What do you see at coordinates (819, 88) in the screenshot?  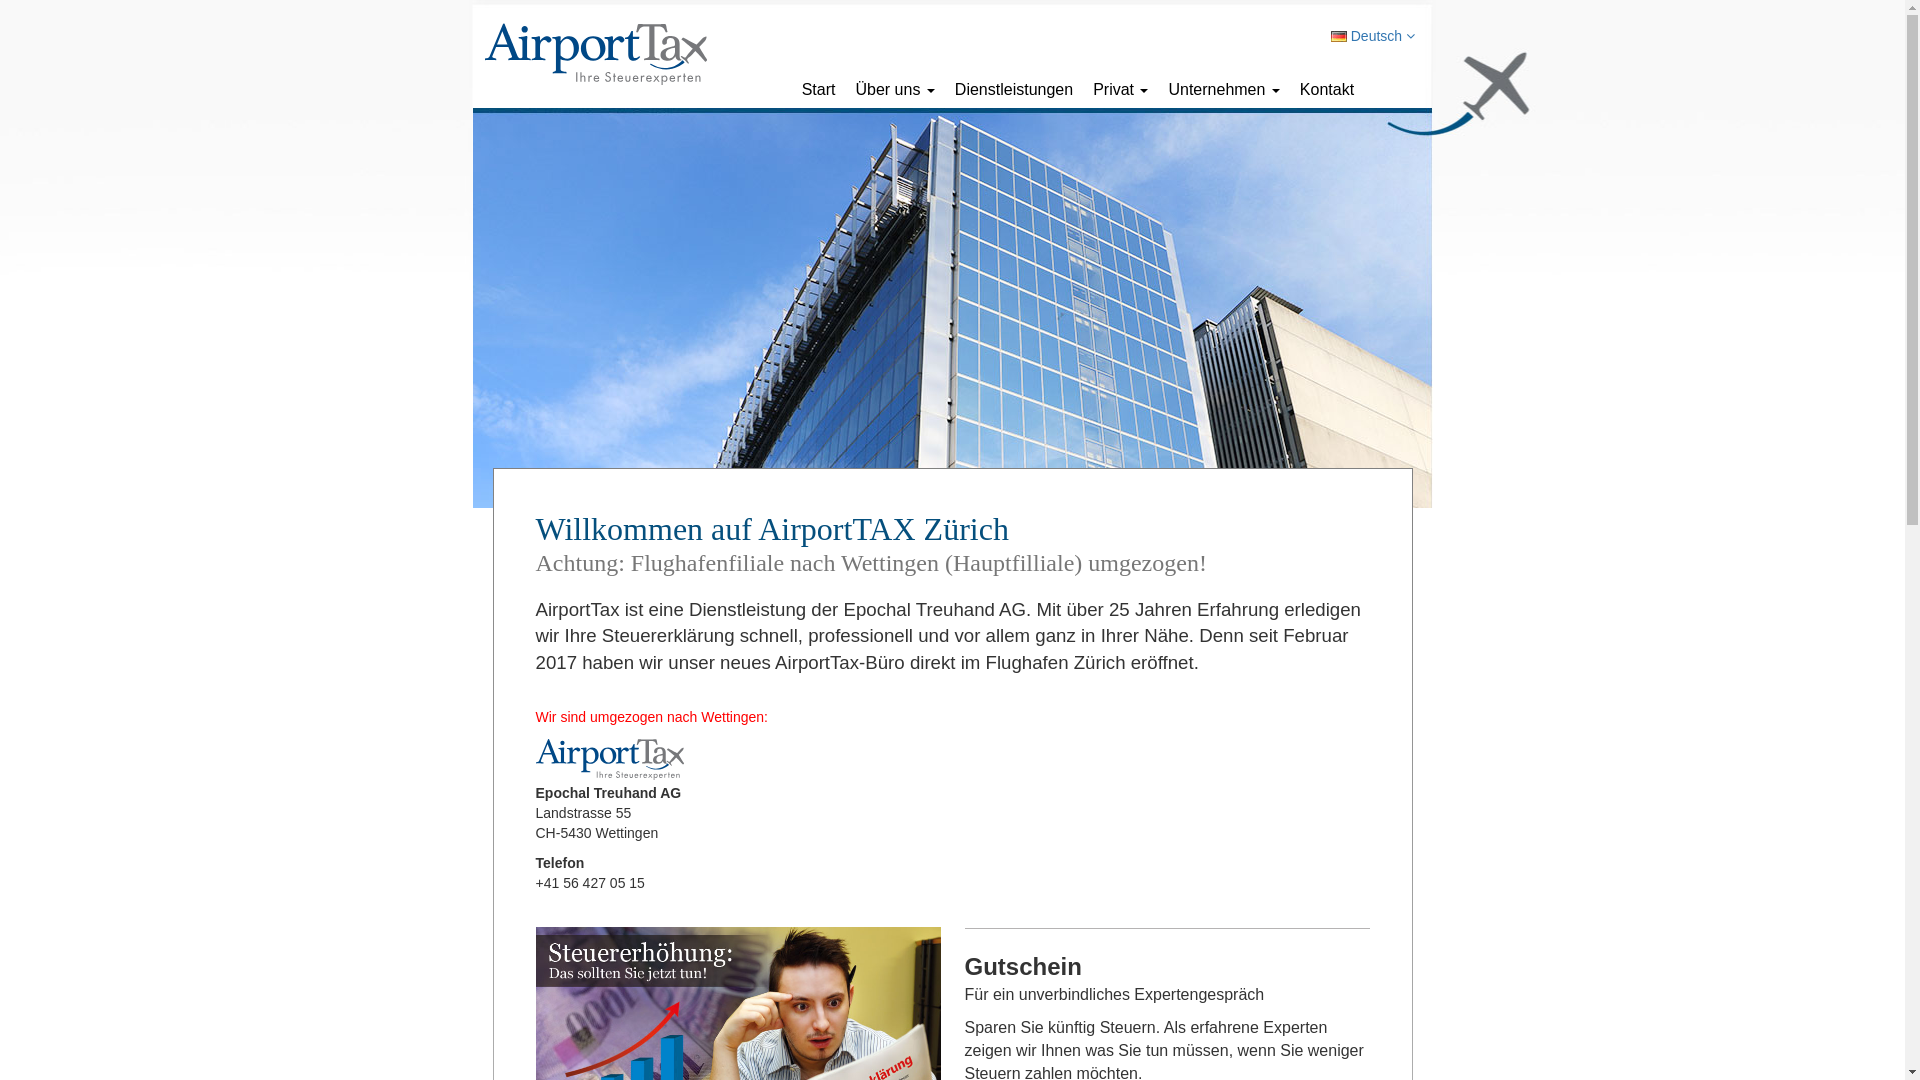 I see `'Start'` at bounding box center [819, 88].